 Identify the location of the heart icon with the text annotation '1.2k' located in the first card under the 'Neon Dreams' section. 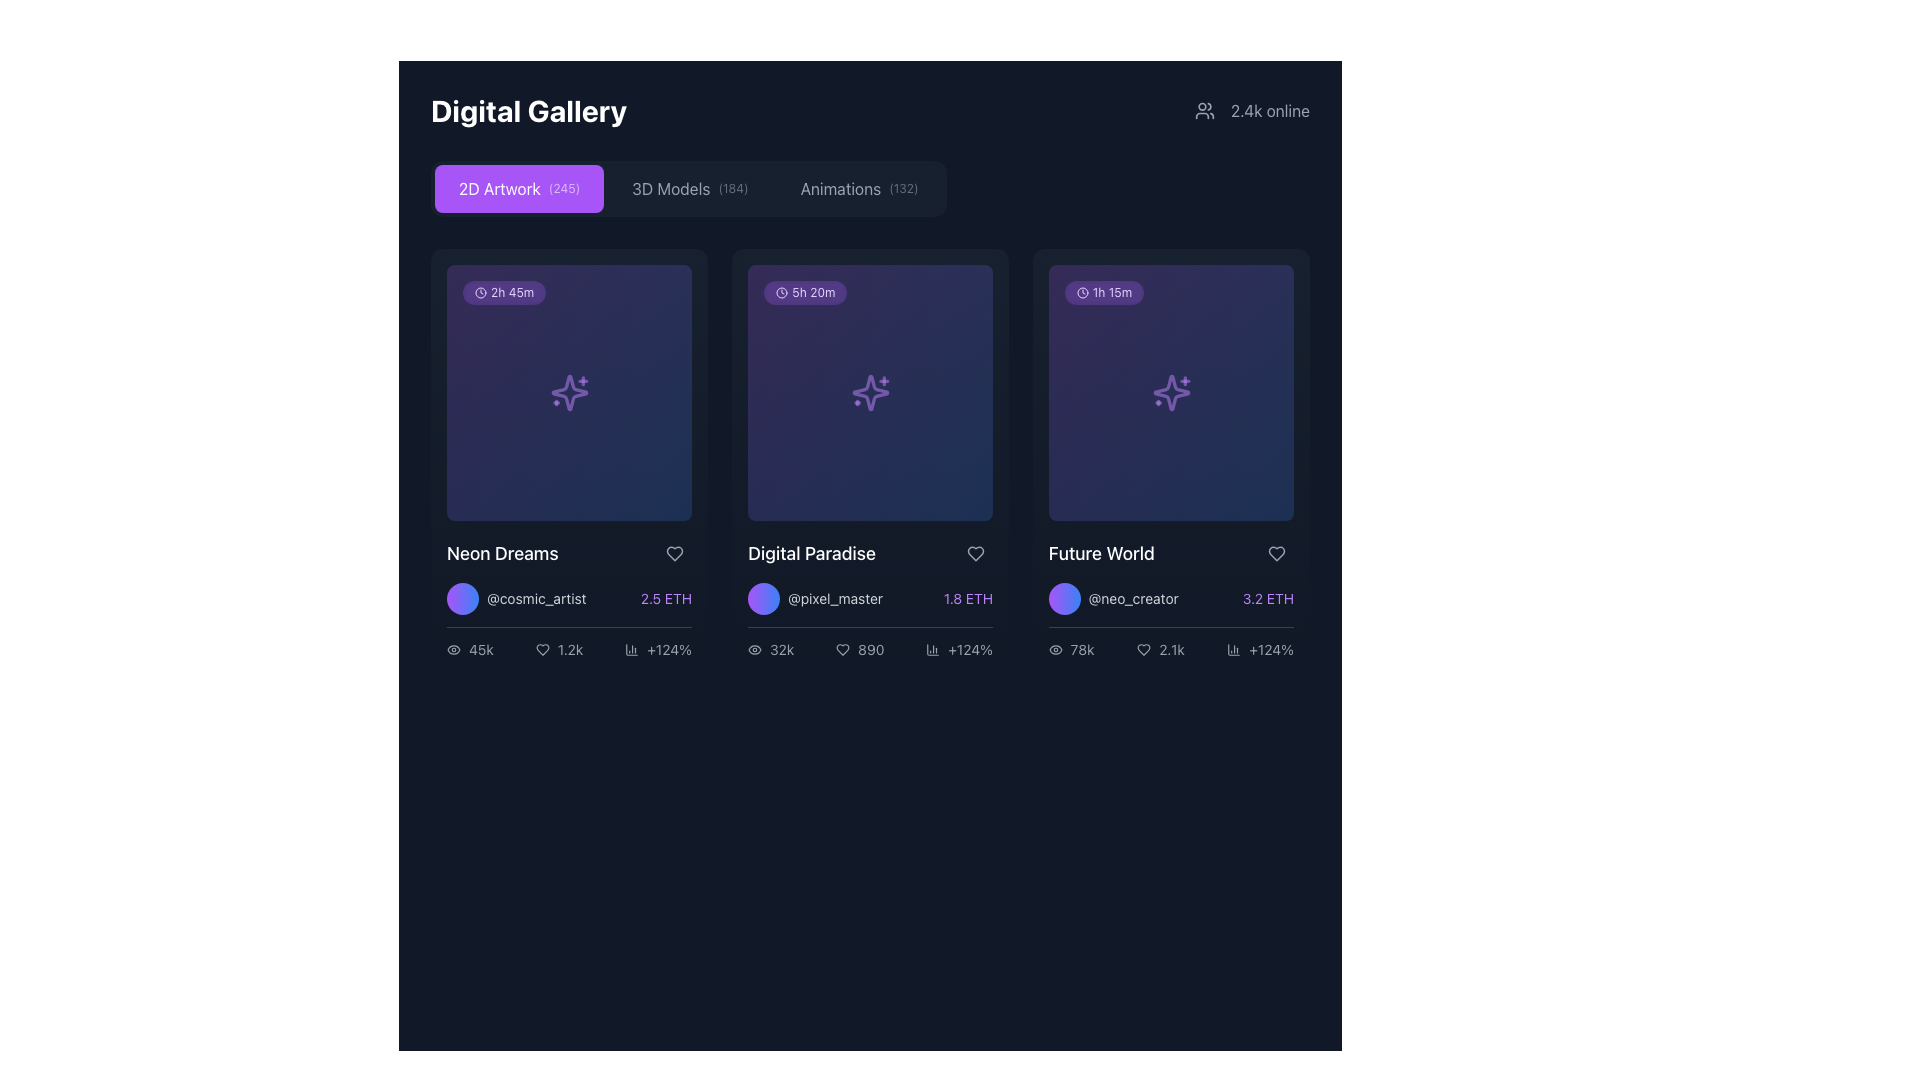
(559, 650).